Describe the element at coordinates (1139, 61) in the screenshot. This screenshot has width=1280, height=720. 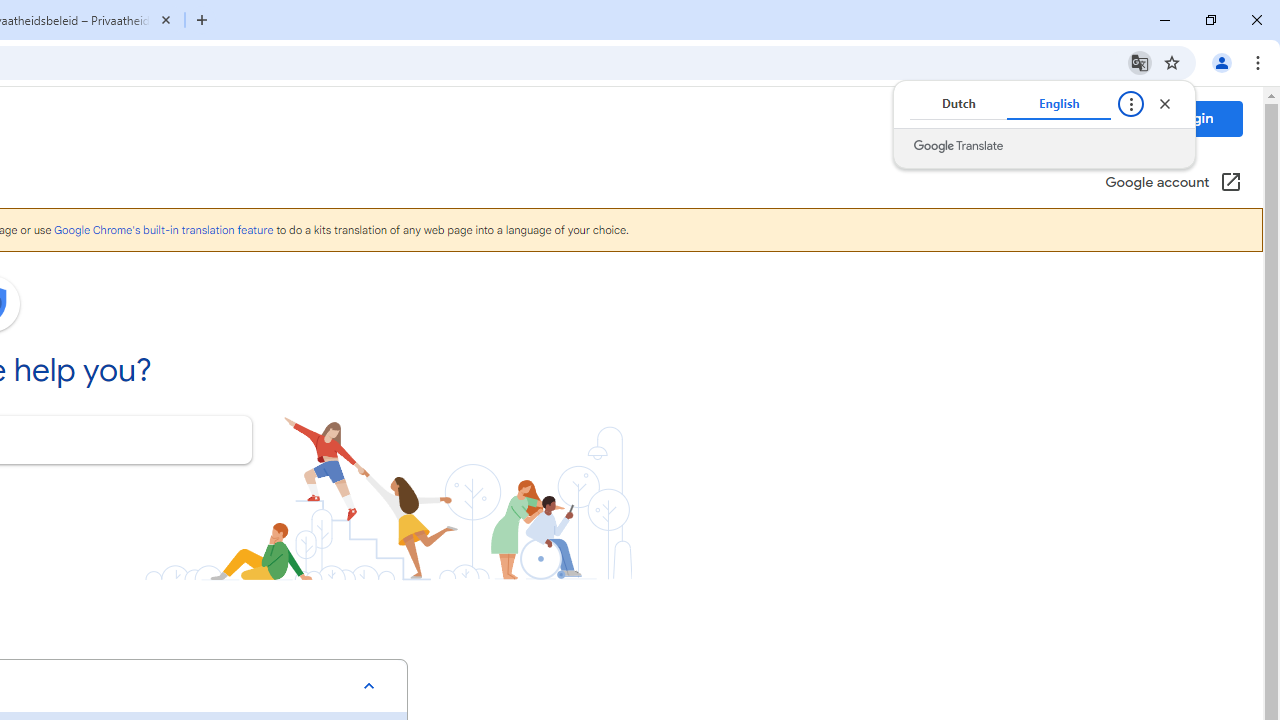
I see `'Translate this page'` at that location.